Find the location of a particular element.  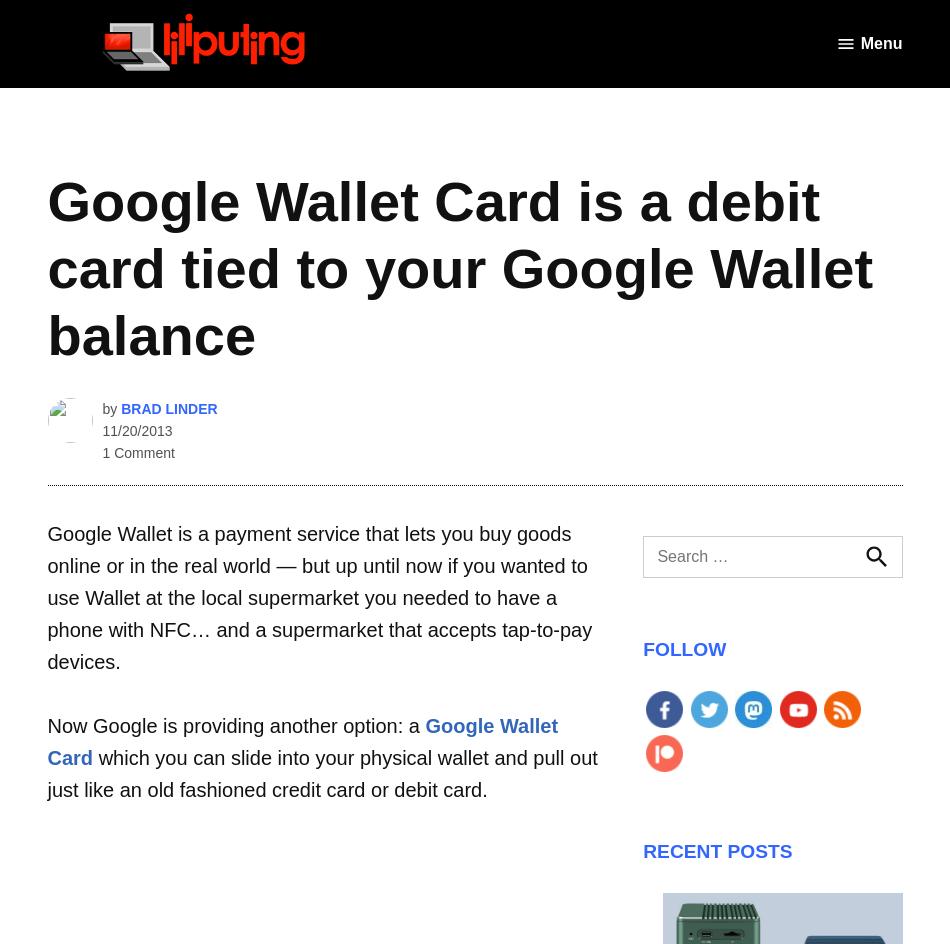

'Brad Linder' is located at coordinates (121, 407).